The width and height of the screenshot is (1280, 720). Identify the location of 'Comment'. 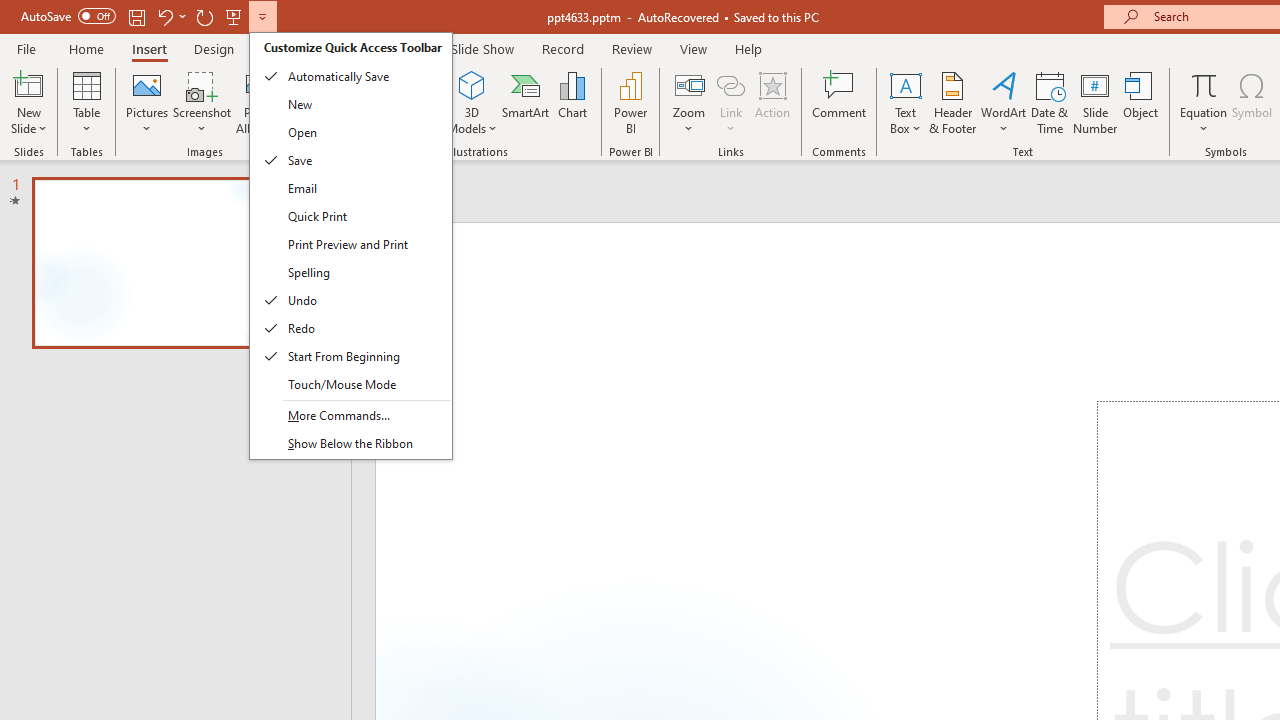
(839, 103).